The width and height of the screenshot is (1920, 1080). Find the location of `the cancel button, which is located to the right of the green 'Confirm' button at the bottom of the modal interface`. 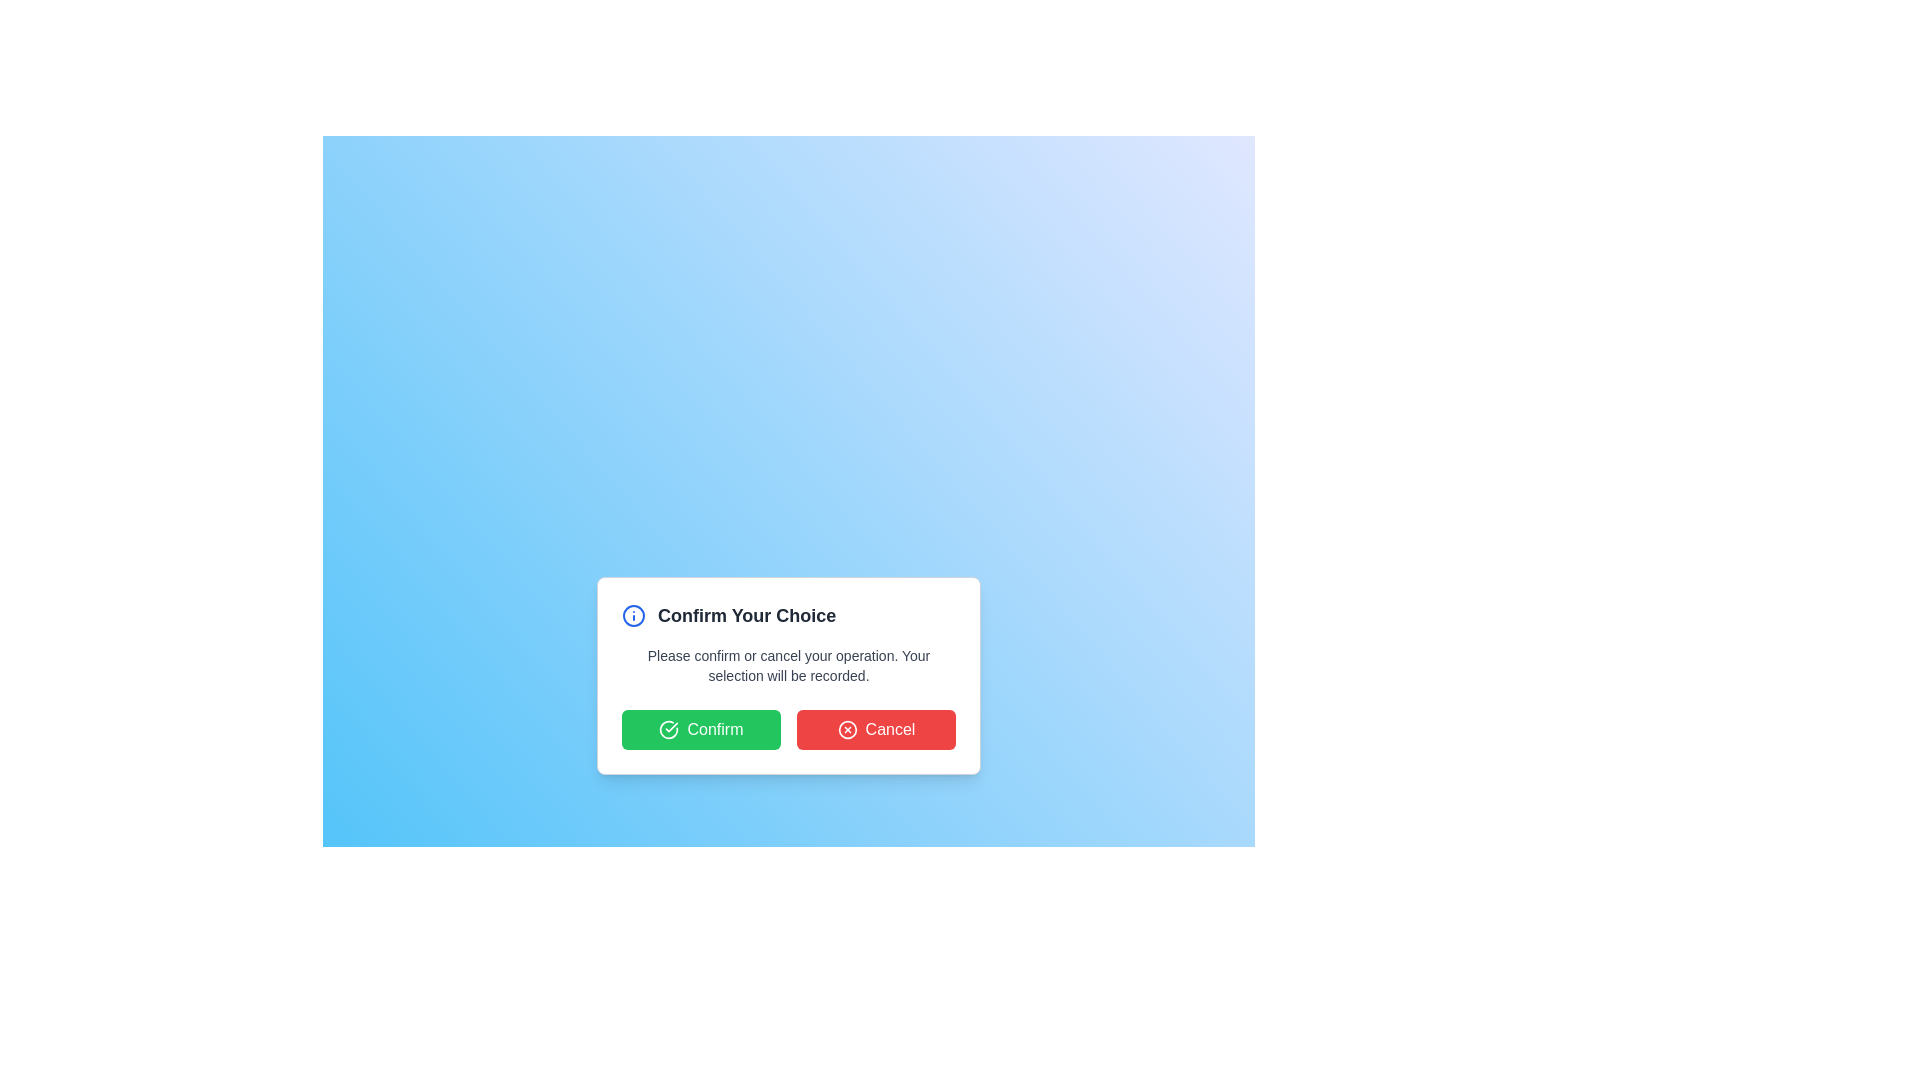

the cancel button, which is located to the right of the green 'Confirm' button at the bottom of the modal interface is located at coordinates (876, 729).